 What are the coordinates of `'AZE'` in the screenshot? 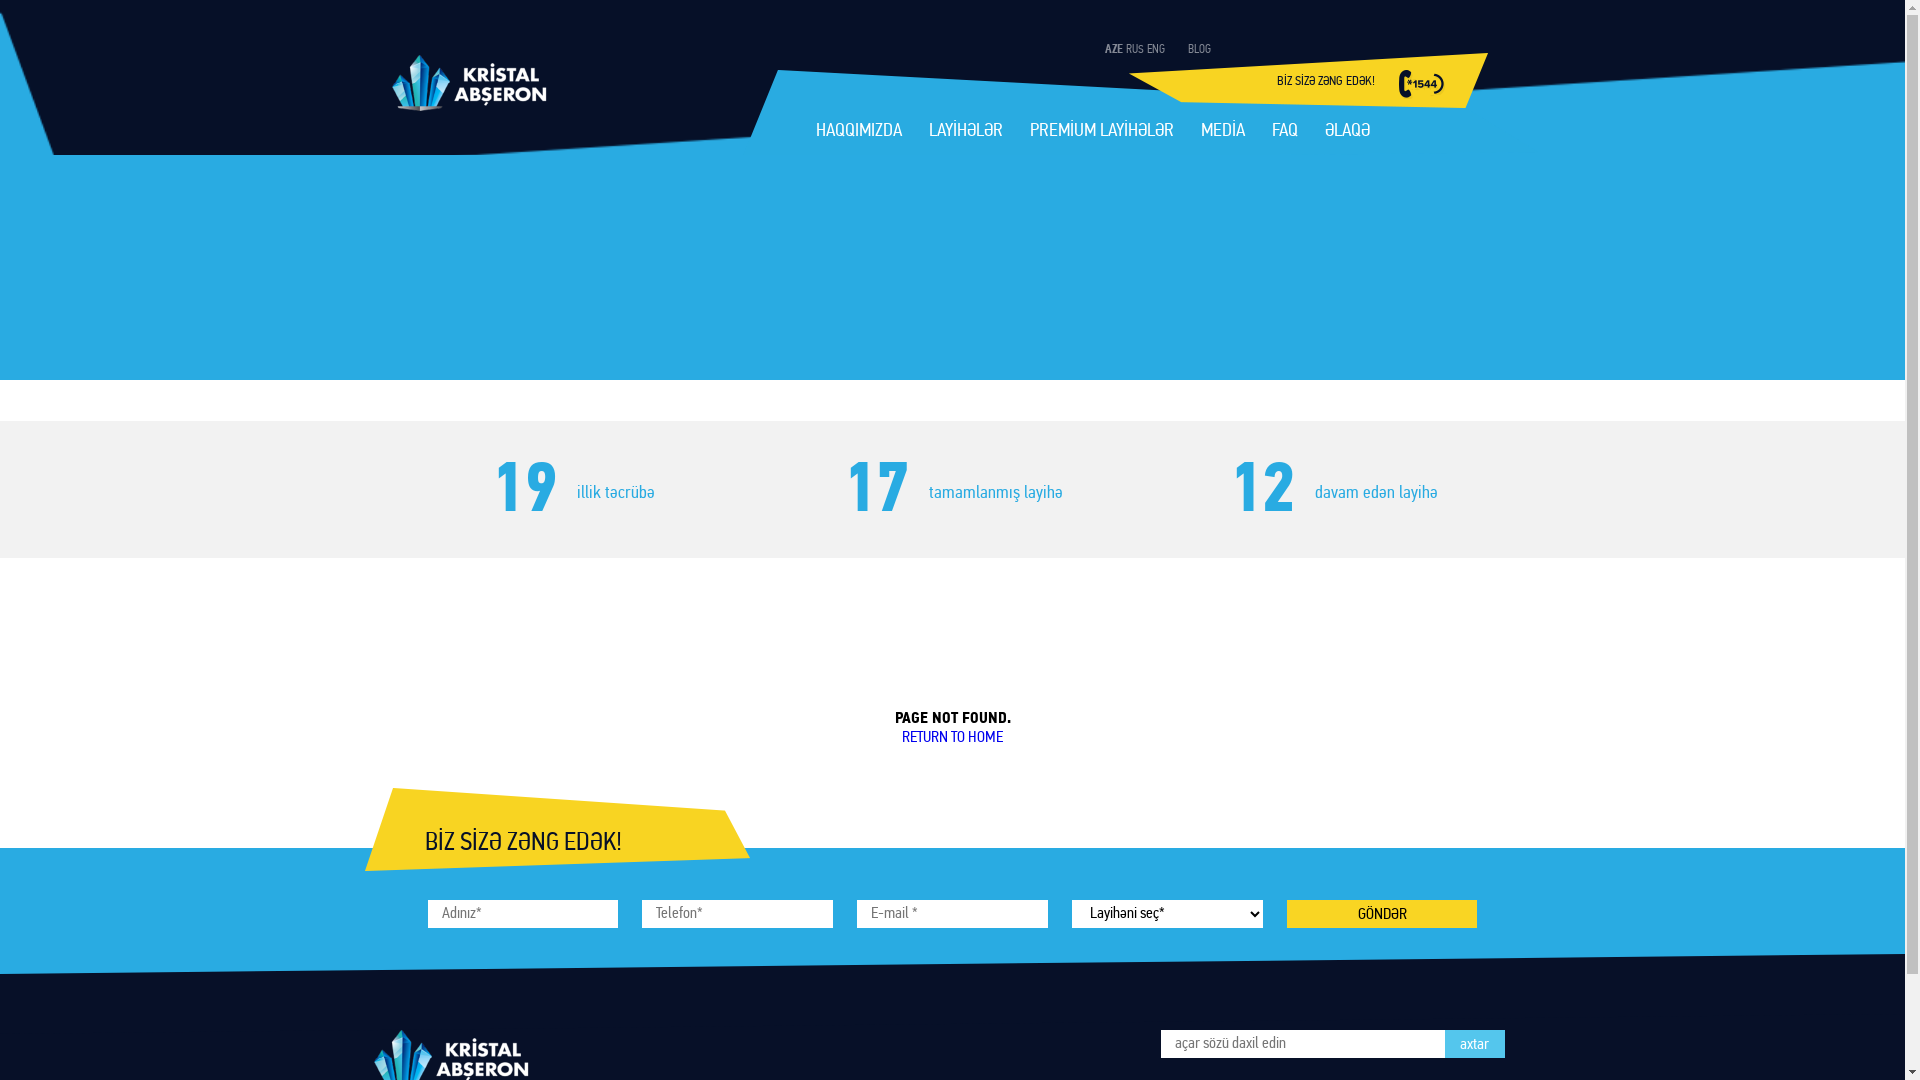 It's located at (1112, 49).